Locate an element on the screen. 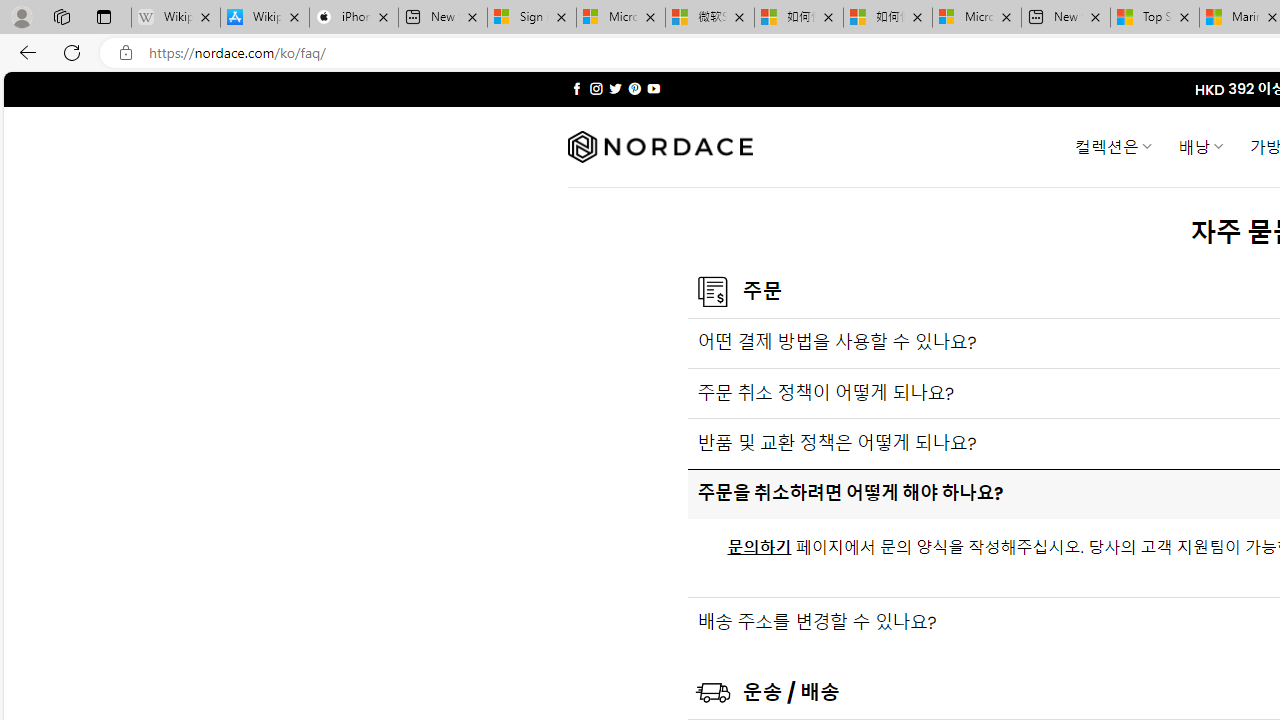  'Follow on Pinterest' is located at coordinates (633, 88).